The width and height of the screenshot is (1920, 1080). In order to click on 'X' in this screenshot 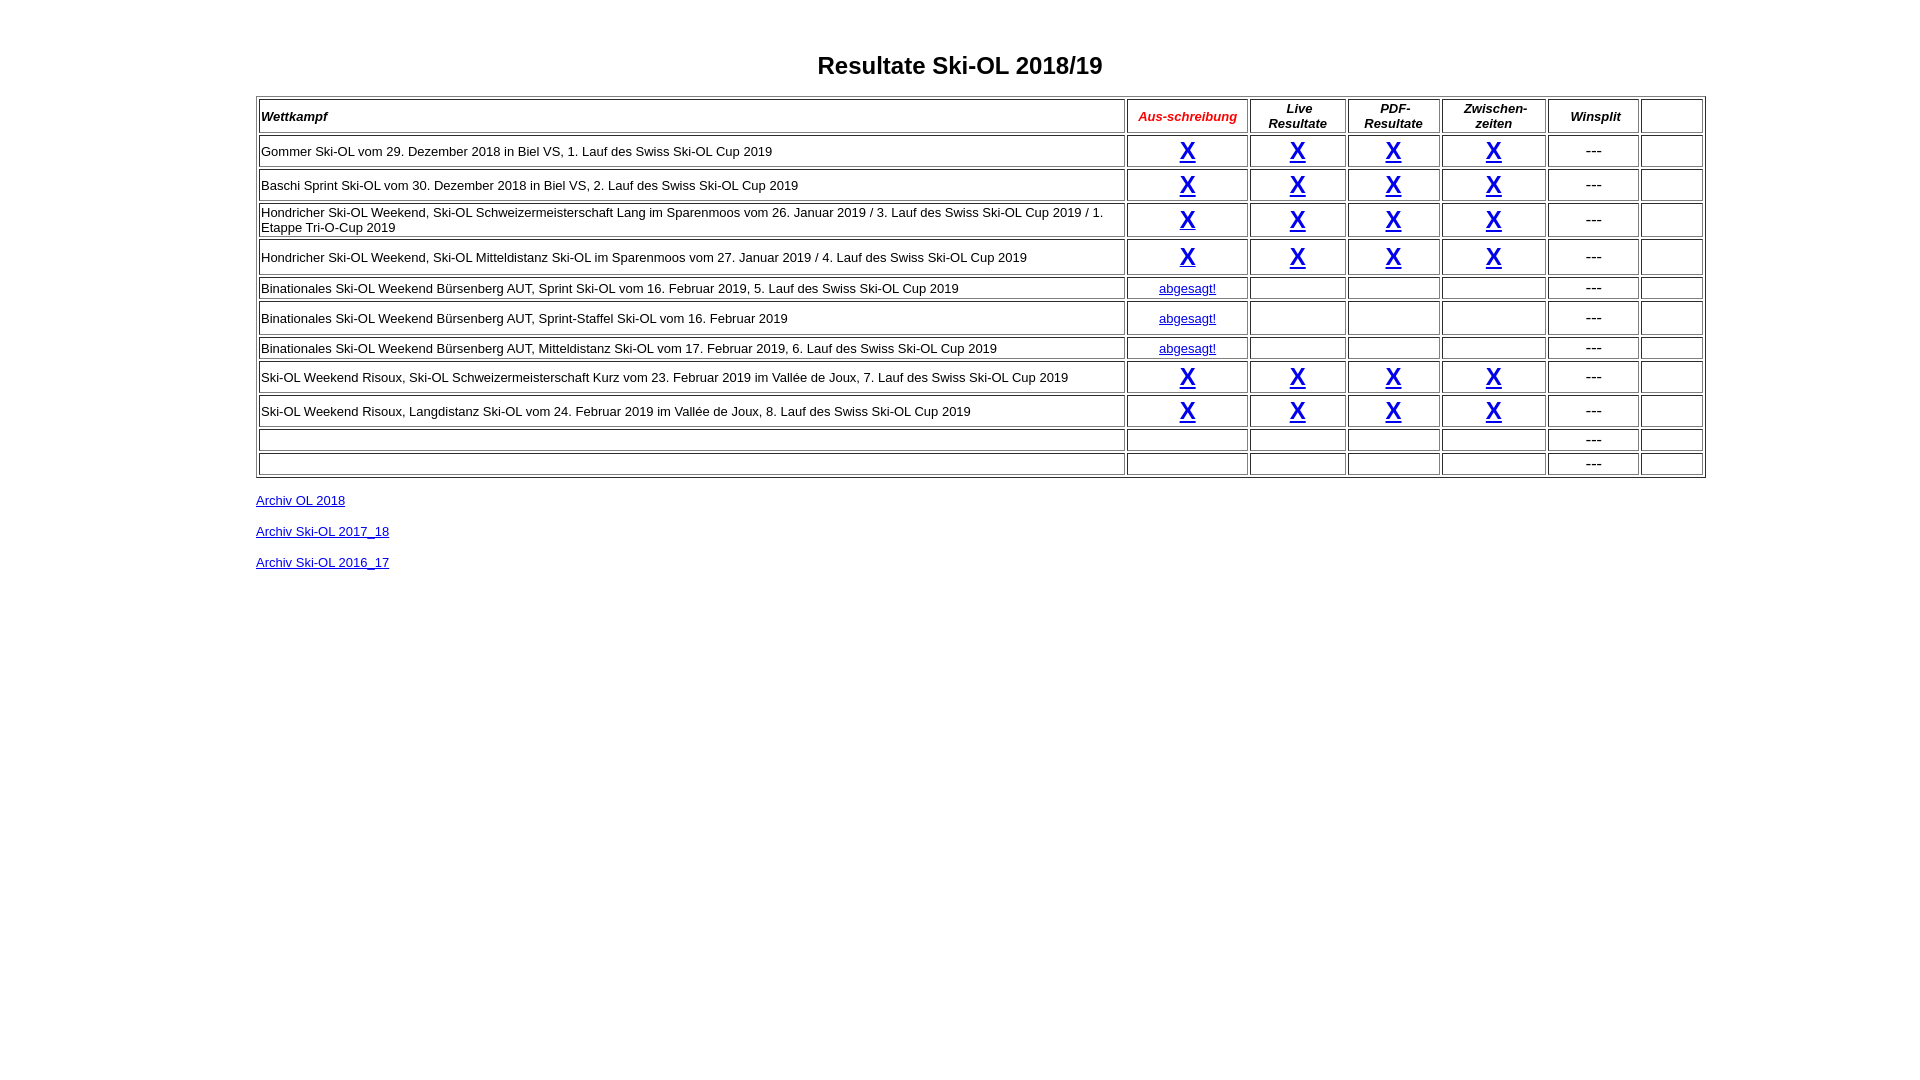, I will do `click(1392, 255)`.